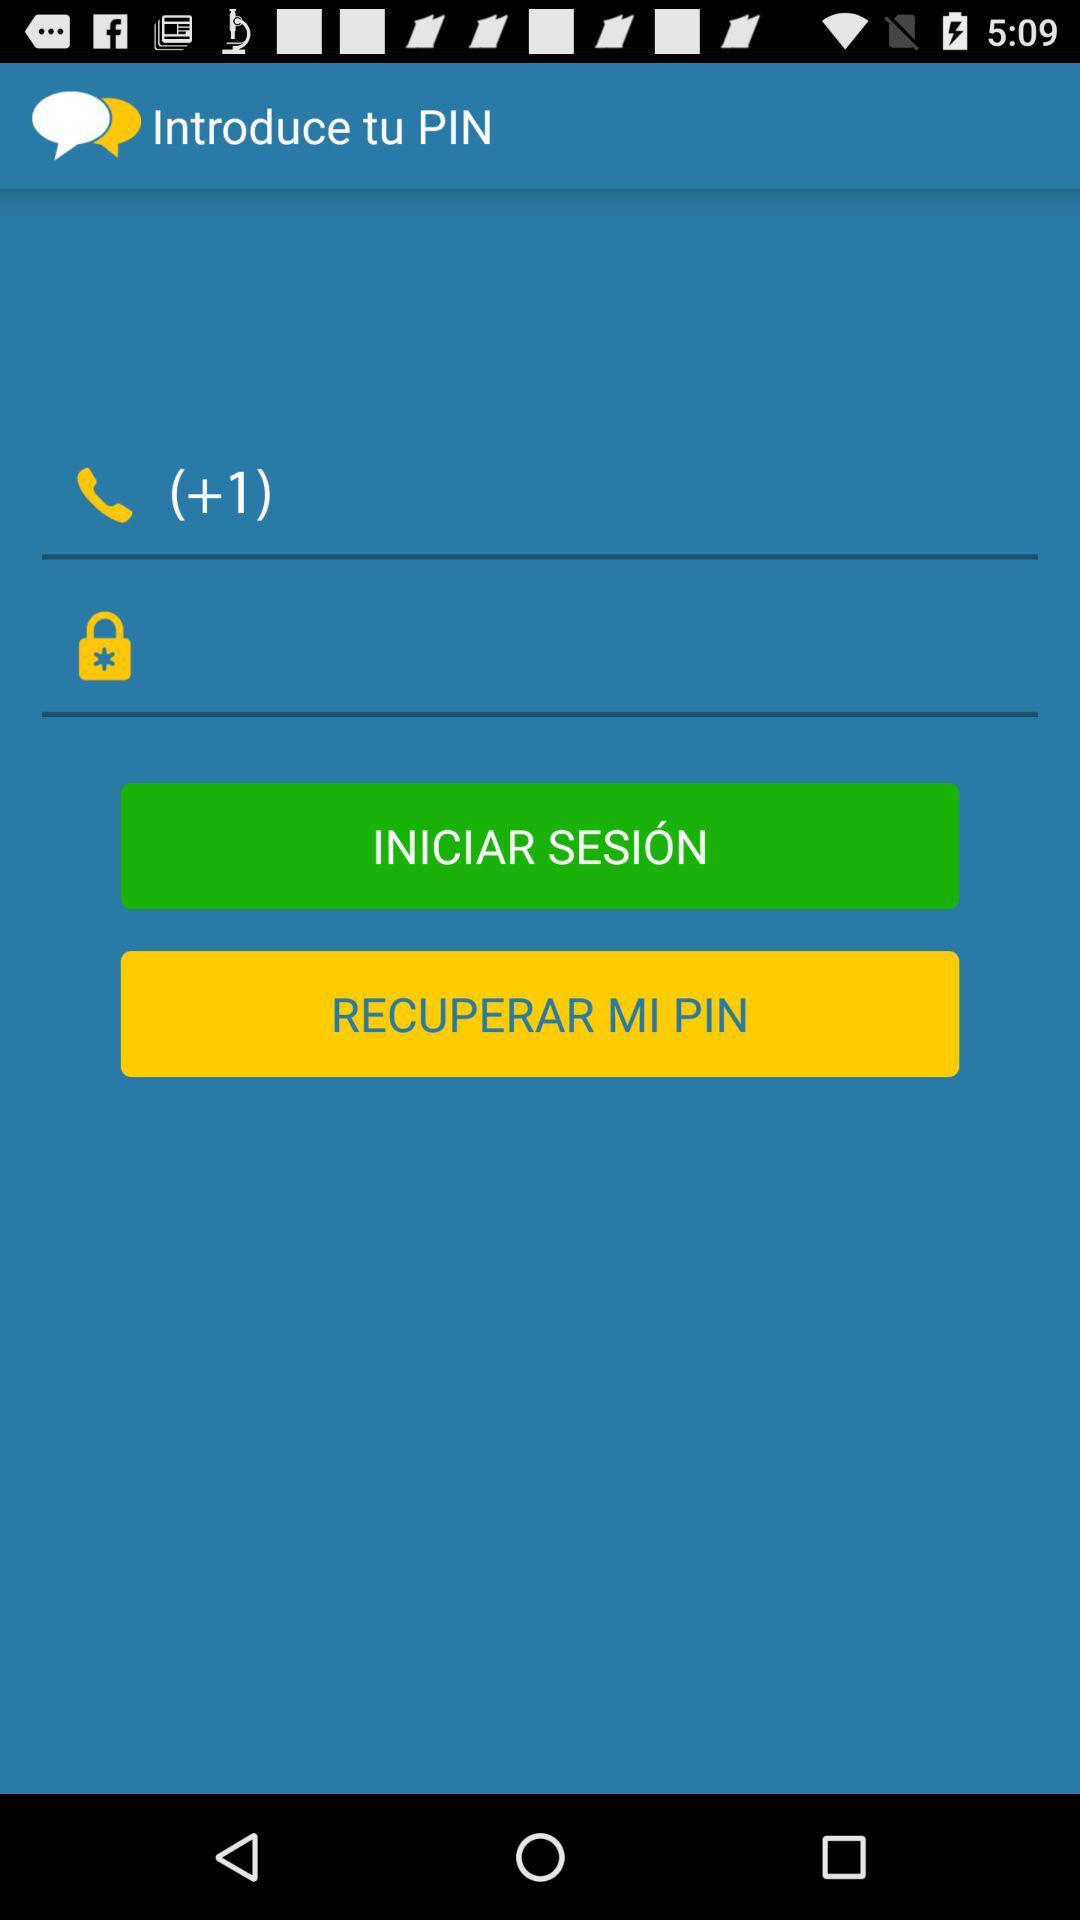  What do you see at coordinates (540, 1013) in the screenshot?
I see `the recuperar mi pin` at bounding box center [540, 1013].